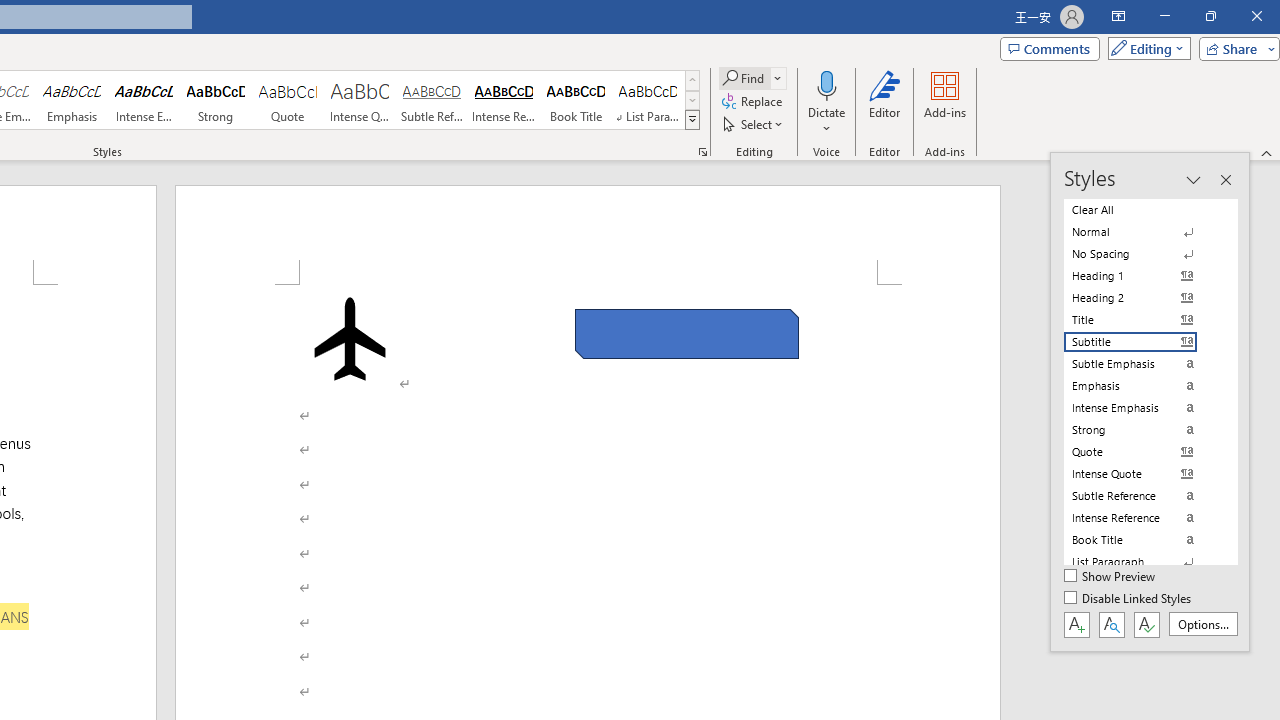 The height and width of the screenshot is (720, 1280). I want to click on 'Quote', so click(287, 100).